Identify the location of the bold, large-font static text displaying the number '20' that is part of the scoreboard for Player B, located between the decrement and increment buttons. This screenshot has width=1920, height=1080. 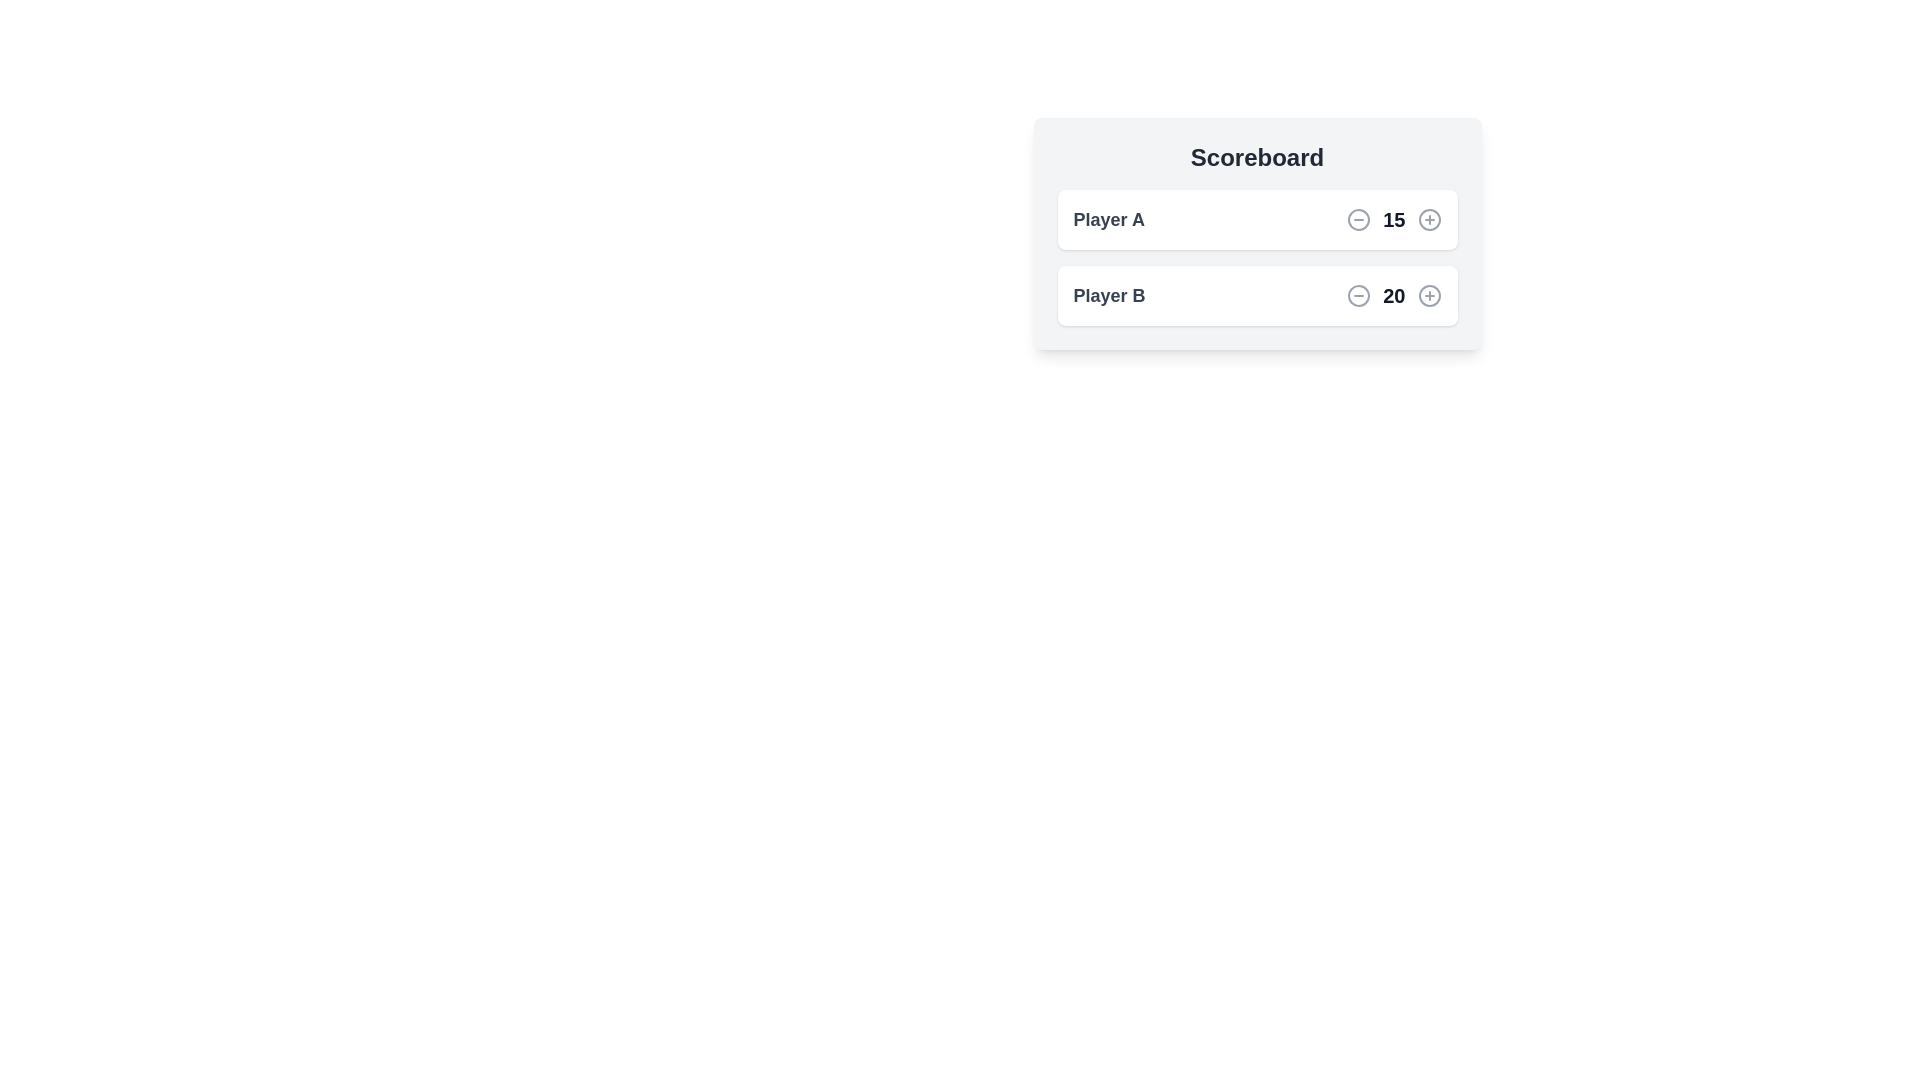
(1393, 296).